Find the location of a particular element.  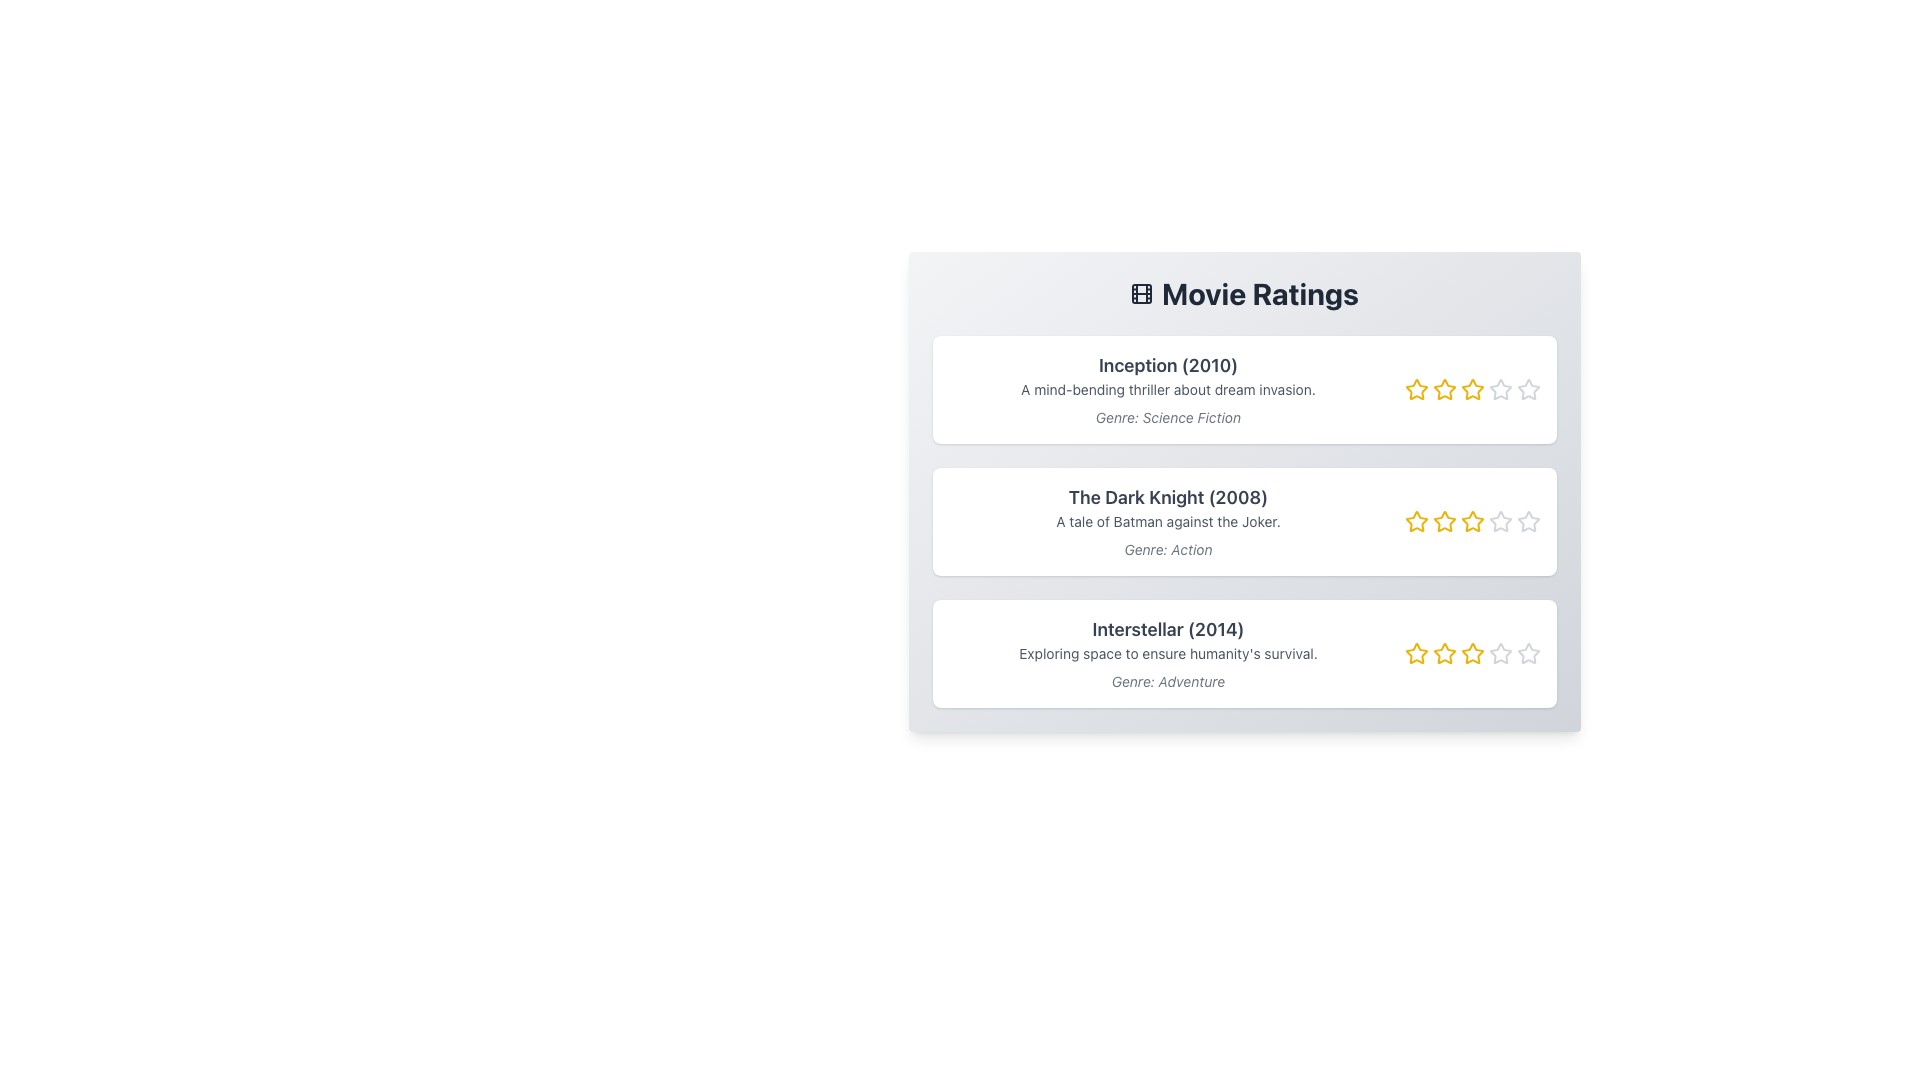

the third star rating icon for 'Interstellar (2014)' to enable accessibility navigation is located at coordinates (1472, 653).